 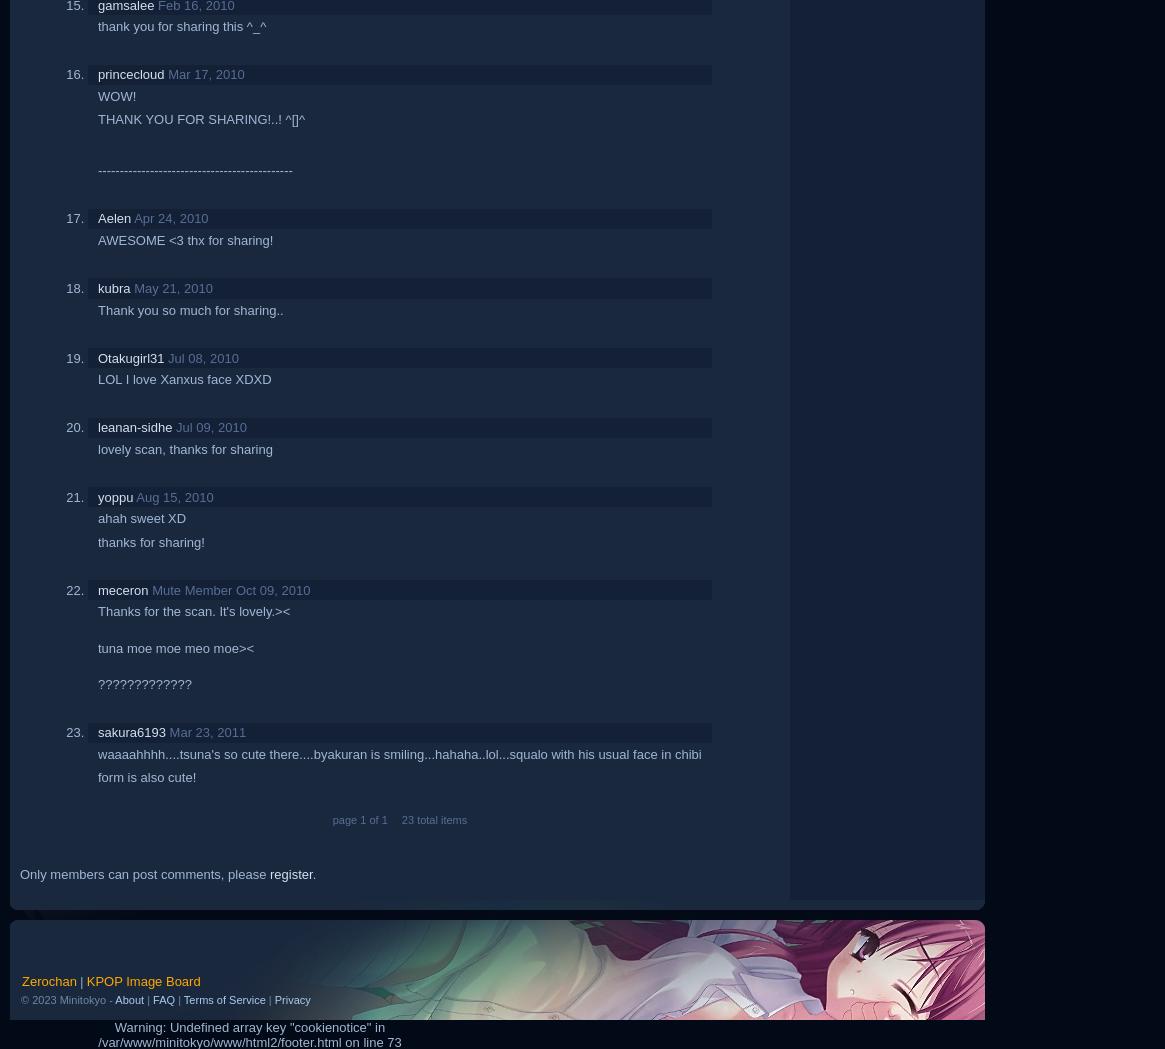 What do you see at coordinates (273, 997) in the screenshot?
I see `'Privacy'` at bounding box center [273, 997].